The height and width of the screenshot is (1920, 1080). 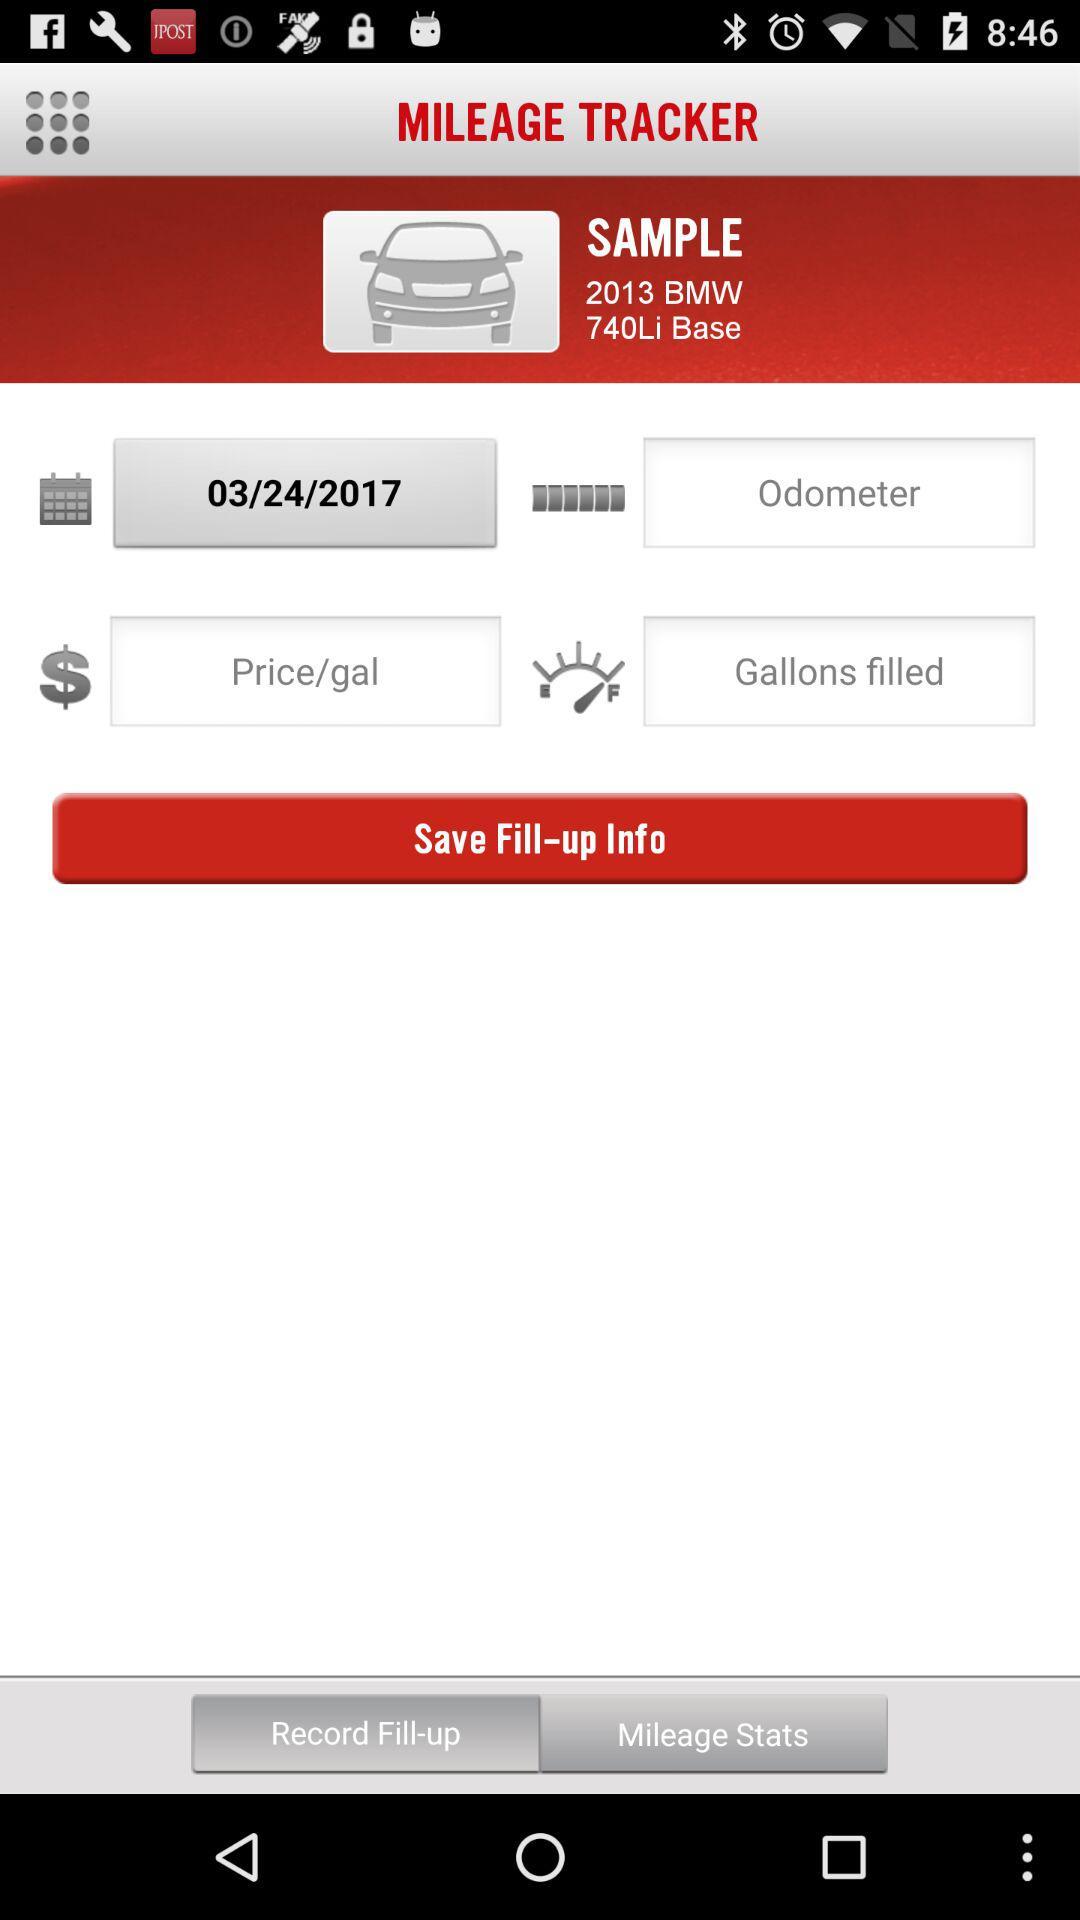 What do you see at coordinates (712, 1733) in the screenshot?
I see `button below save fill up icon` at bounding box center [712, 1733].